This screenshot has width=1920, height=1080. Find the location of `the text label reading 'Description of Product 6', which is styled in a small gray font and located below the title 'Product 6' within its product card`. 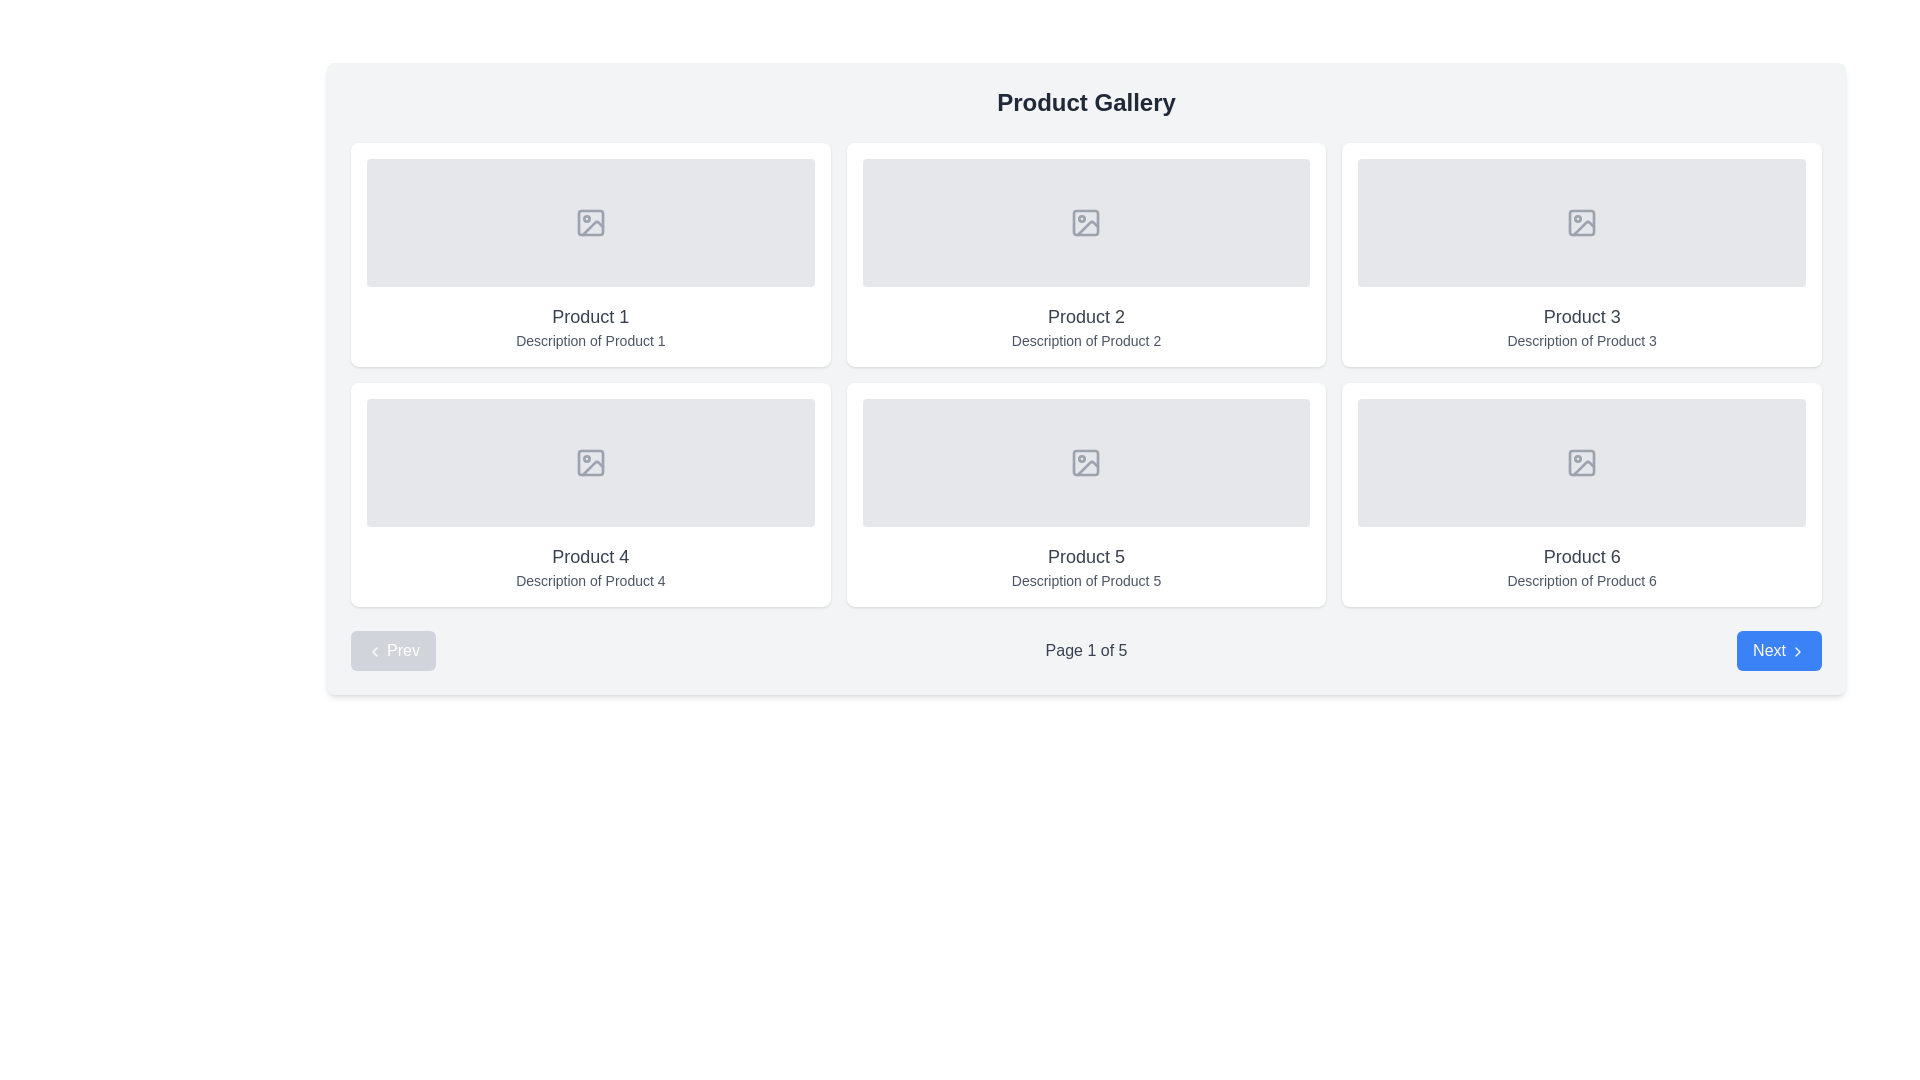

the text label reading 'Description of Product 6', which is styled in a small gray font and located below the title 'Product 6' within its product card is located at coordinates (1581, 581).